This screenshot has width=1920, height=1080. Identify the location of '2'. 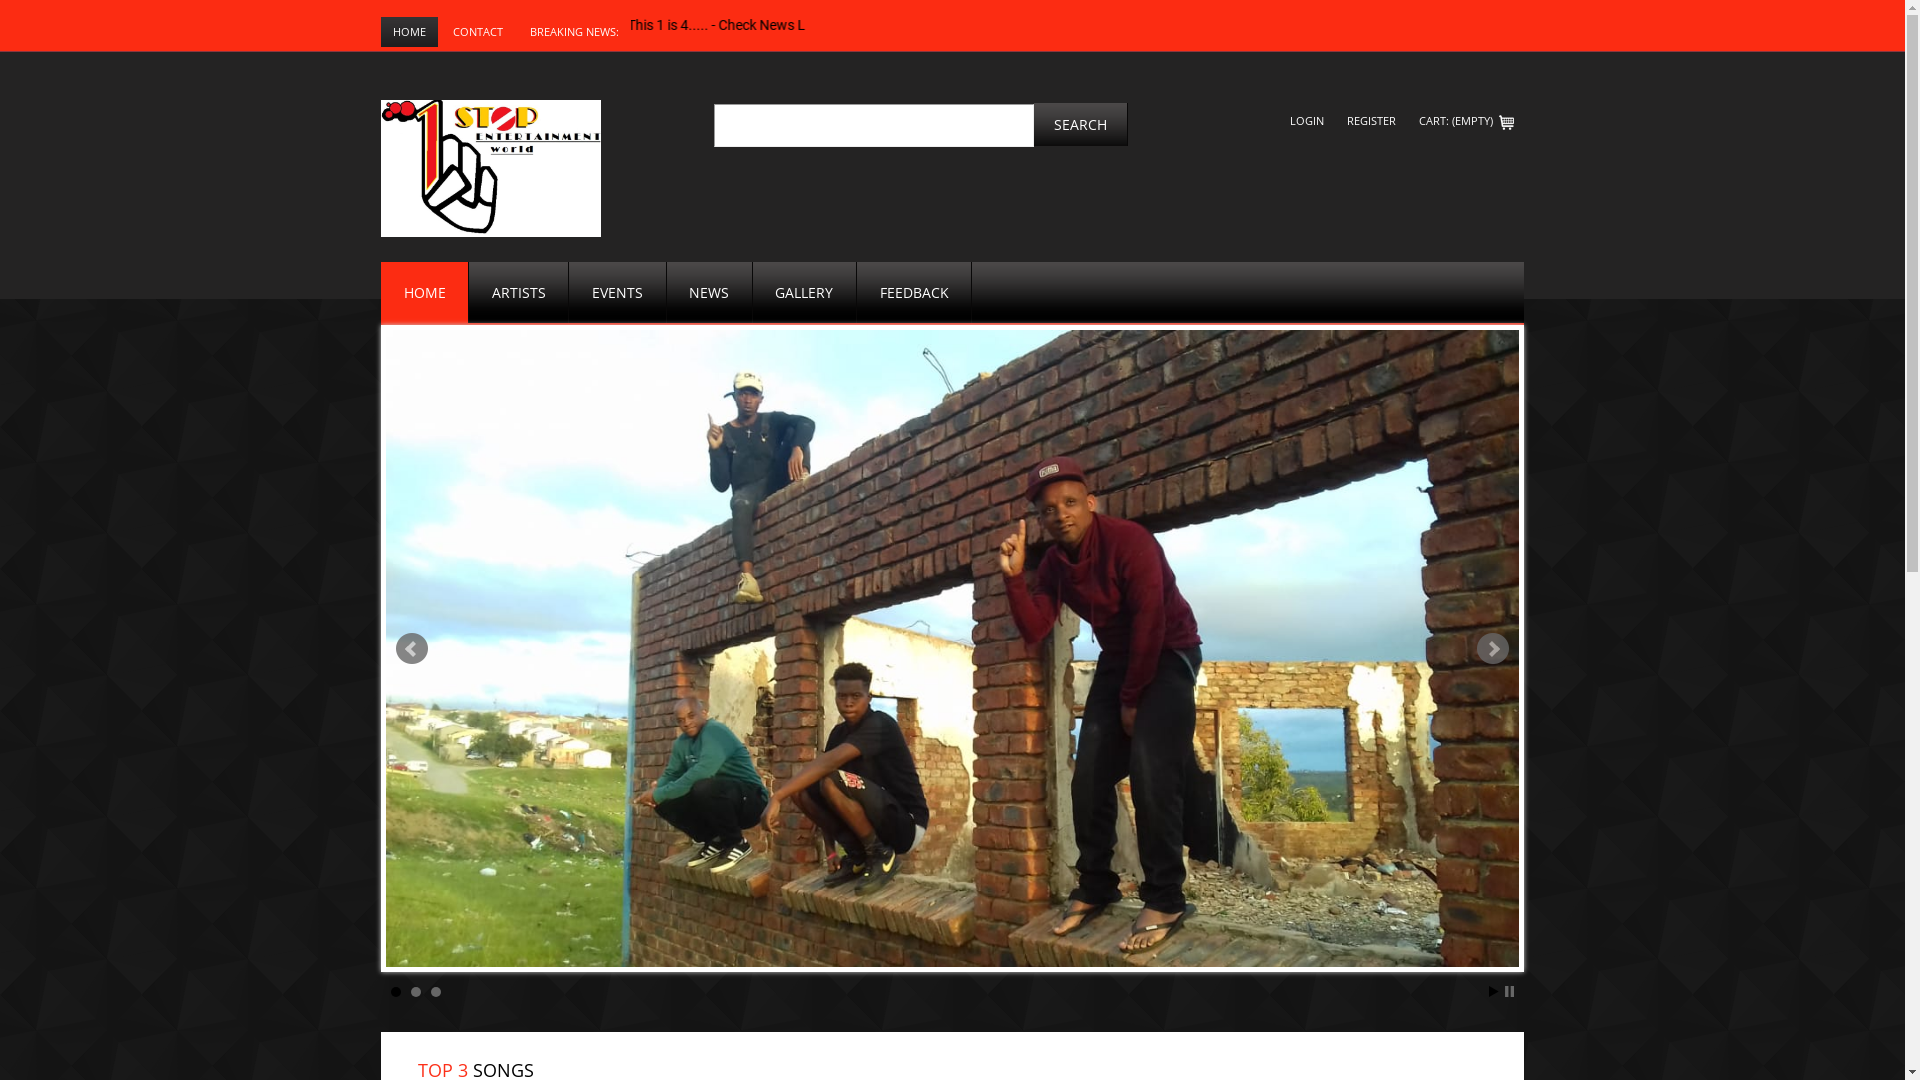
(415, 991).